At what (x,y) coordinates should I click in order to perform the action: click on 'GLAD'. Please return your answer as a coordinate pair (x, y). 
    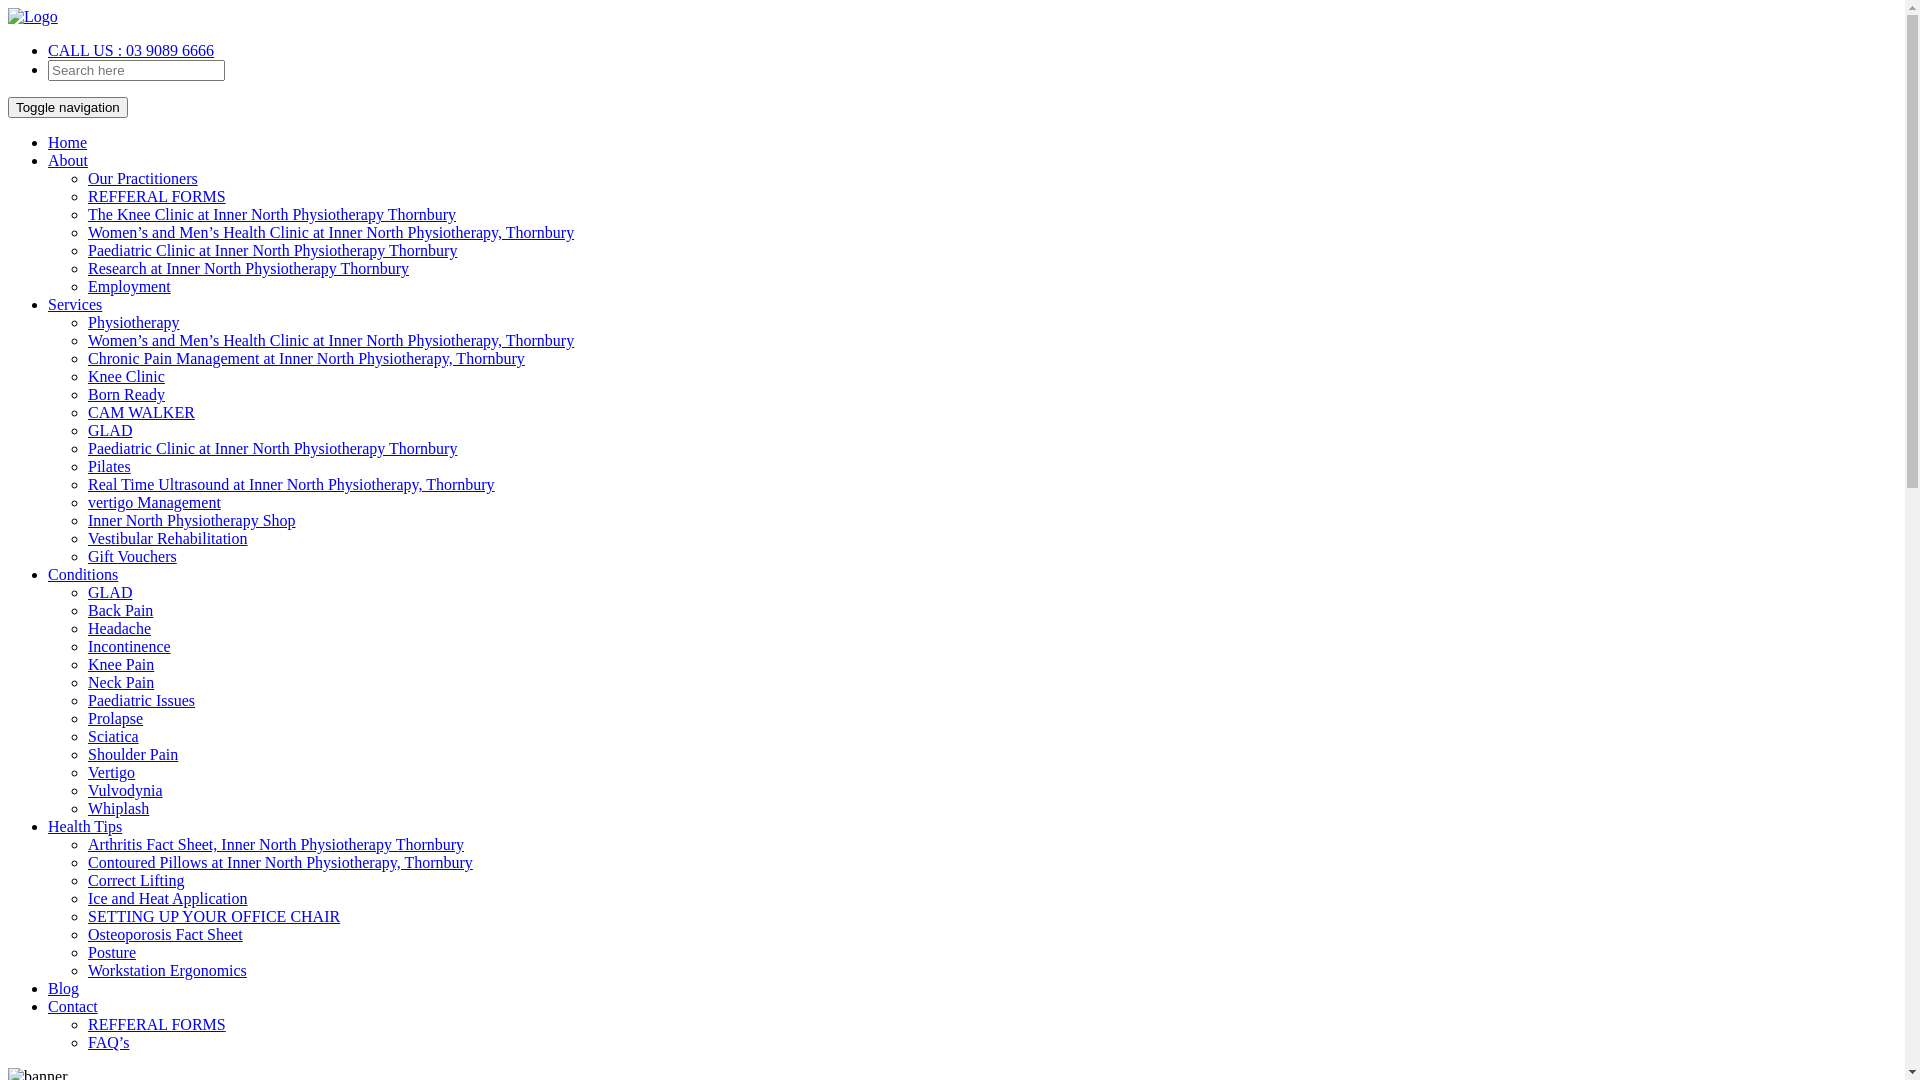
    Looking at the image, I should click on (109, 591).